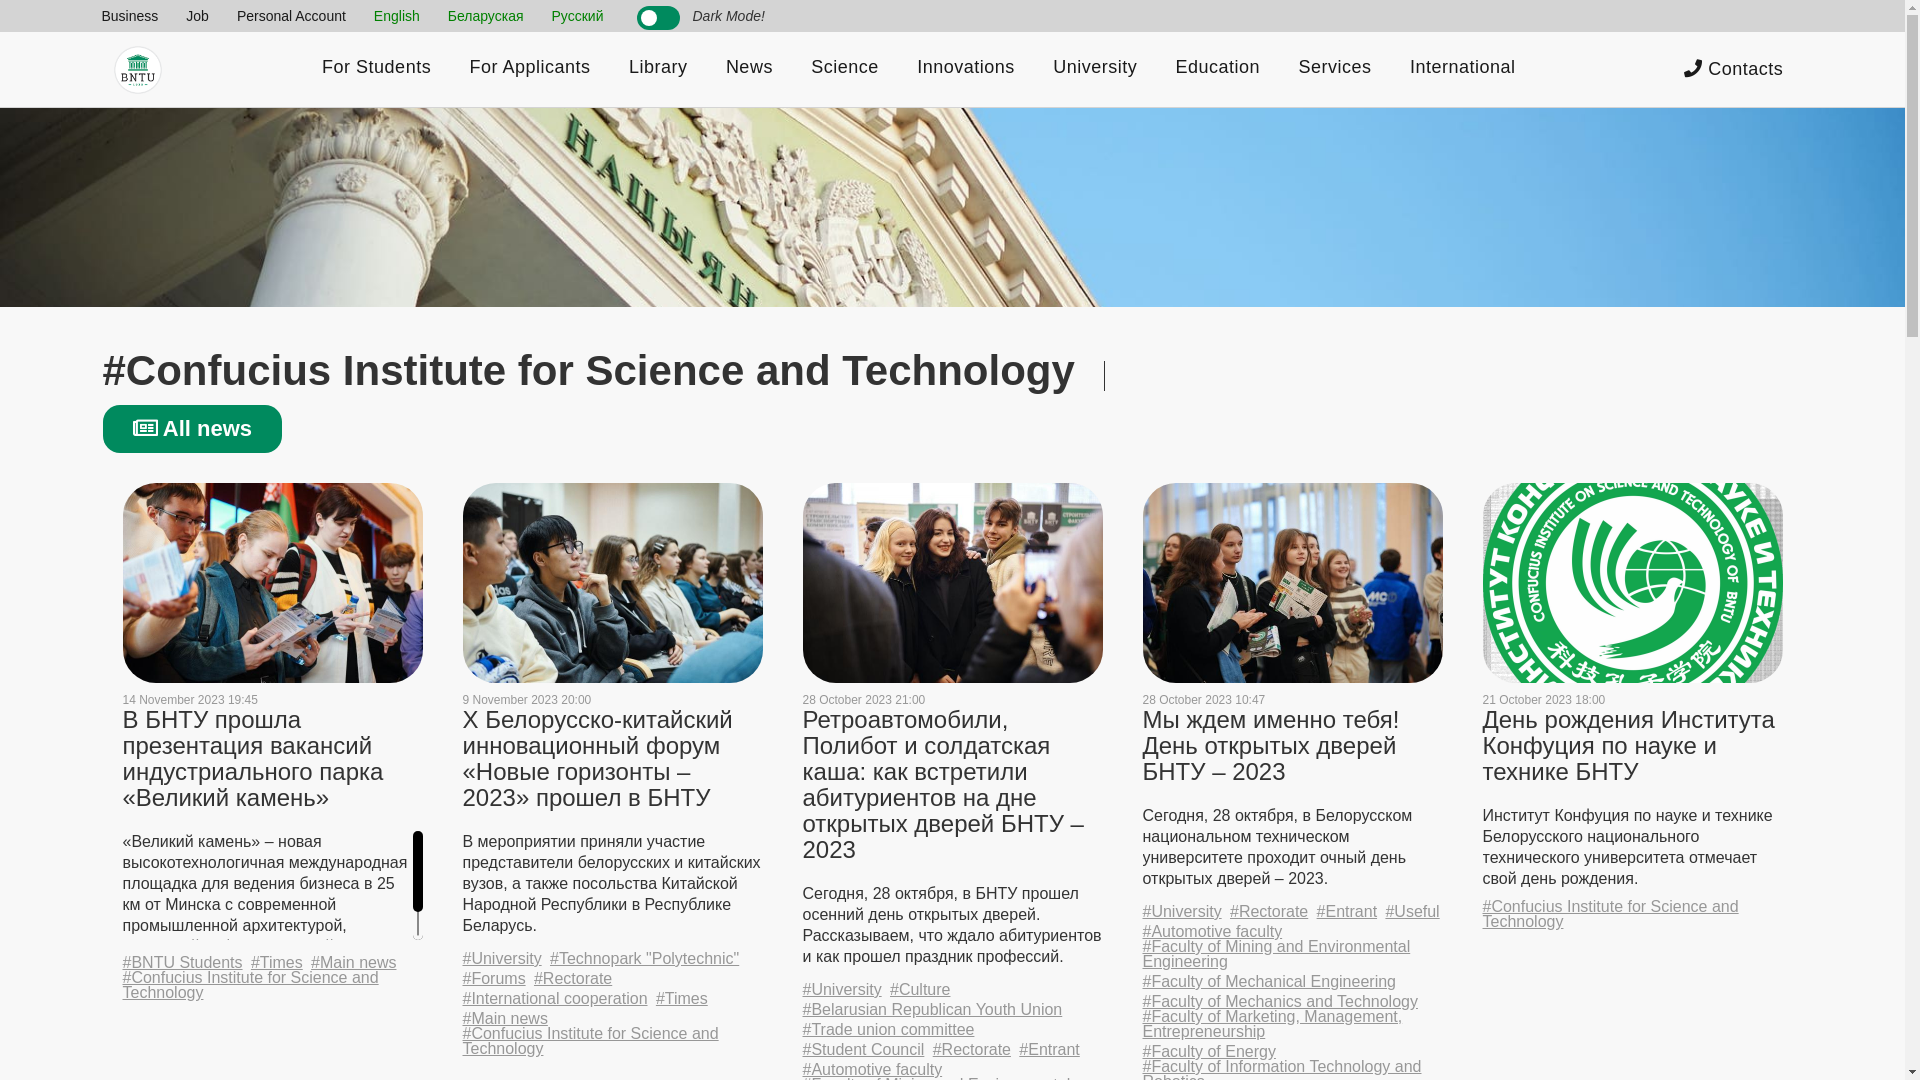 The height and width of the screenshot is (1080, 1920). What do you see at coordinates (493, 977) in the screenshot?
I see `'#Forums'` at bounding box center [493, 977].